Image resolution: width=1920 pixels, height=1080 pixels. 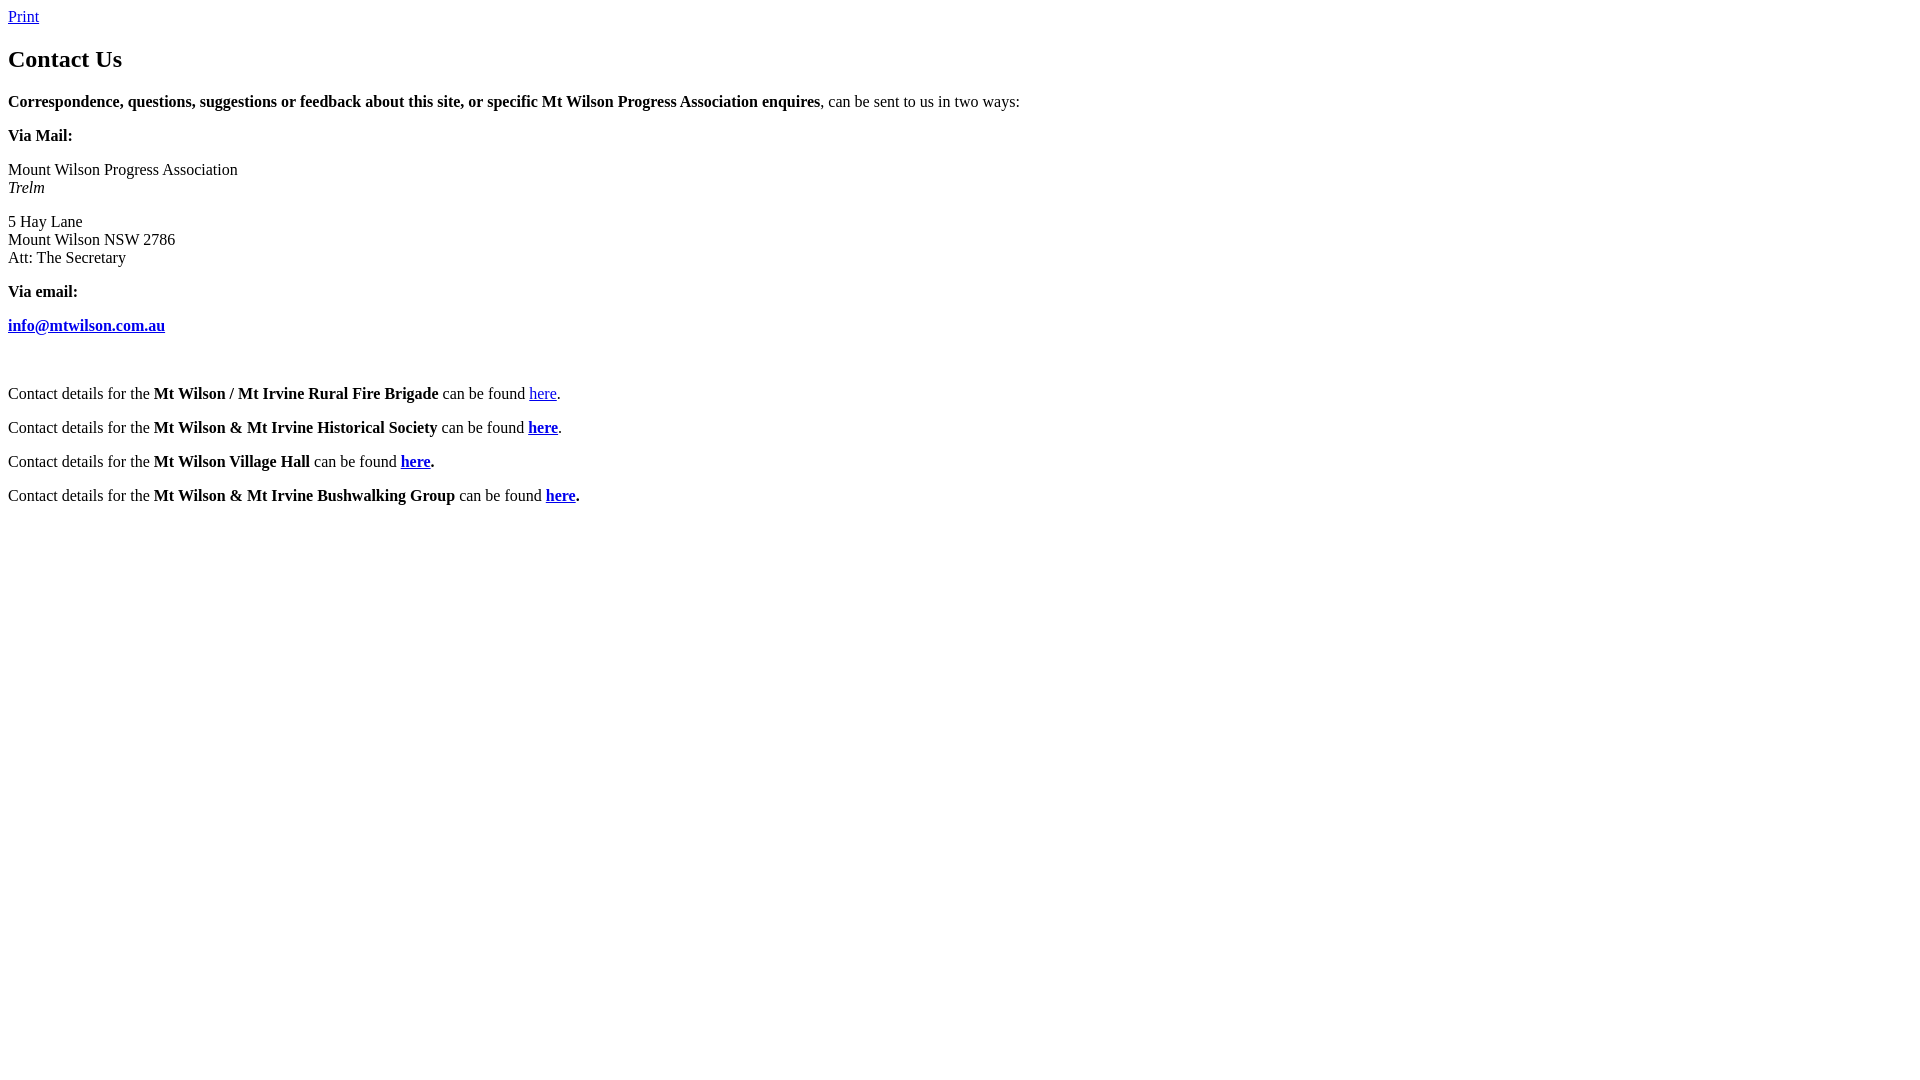 What do you see at coordinates (546, 495) in the screenshot?
I see `'here'` at bounding box center [546, 495].